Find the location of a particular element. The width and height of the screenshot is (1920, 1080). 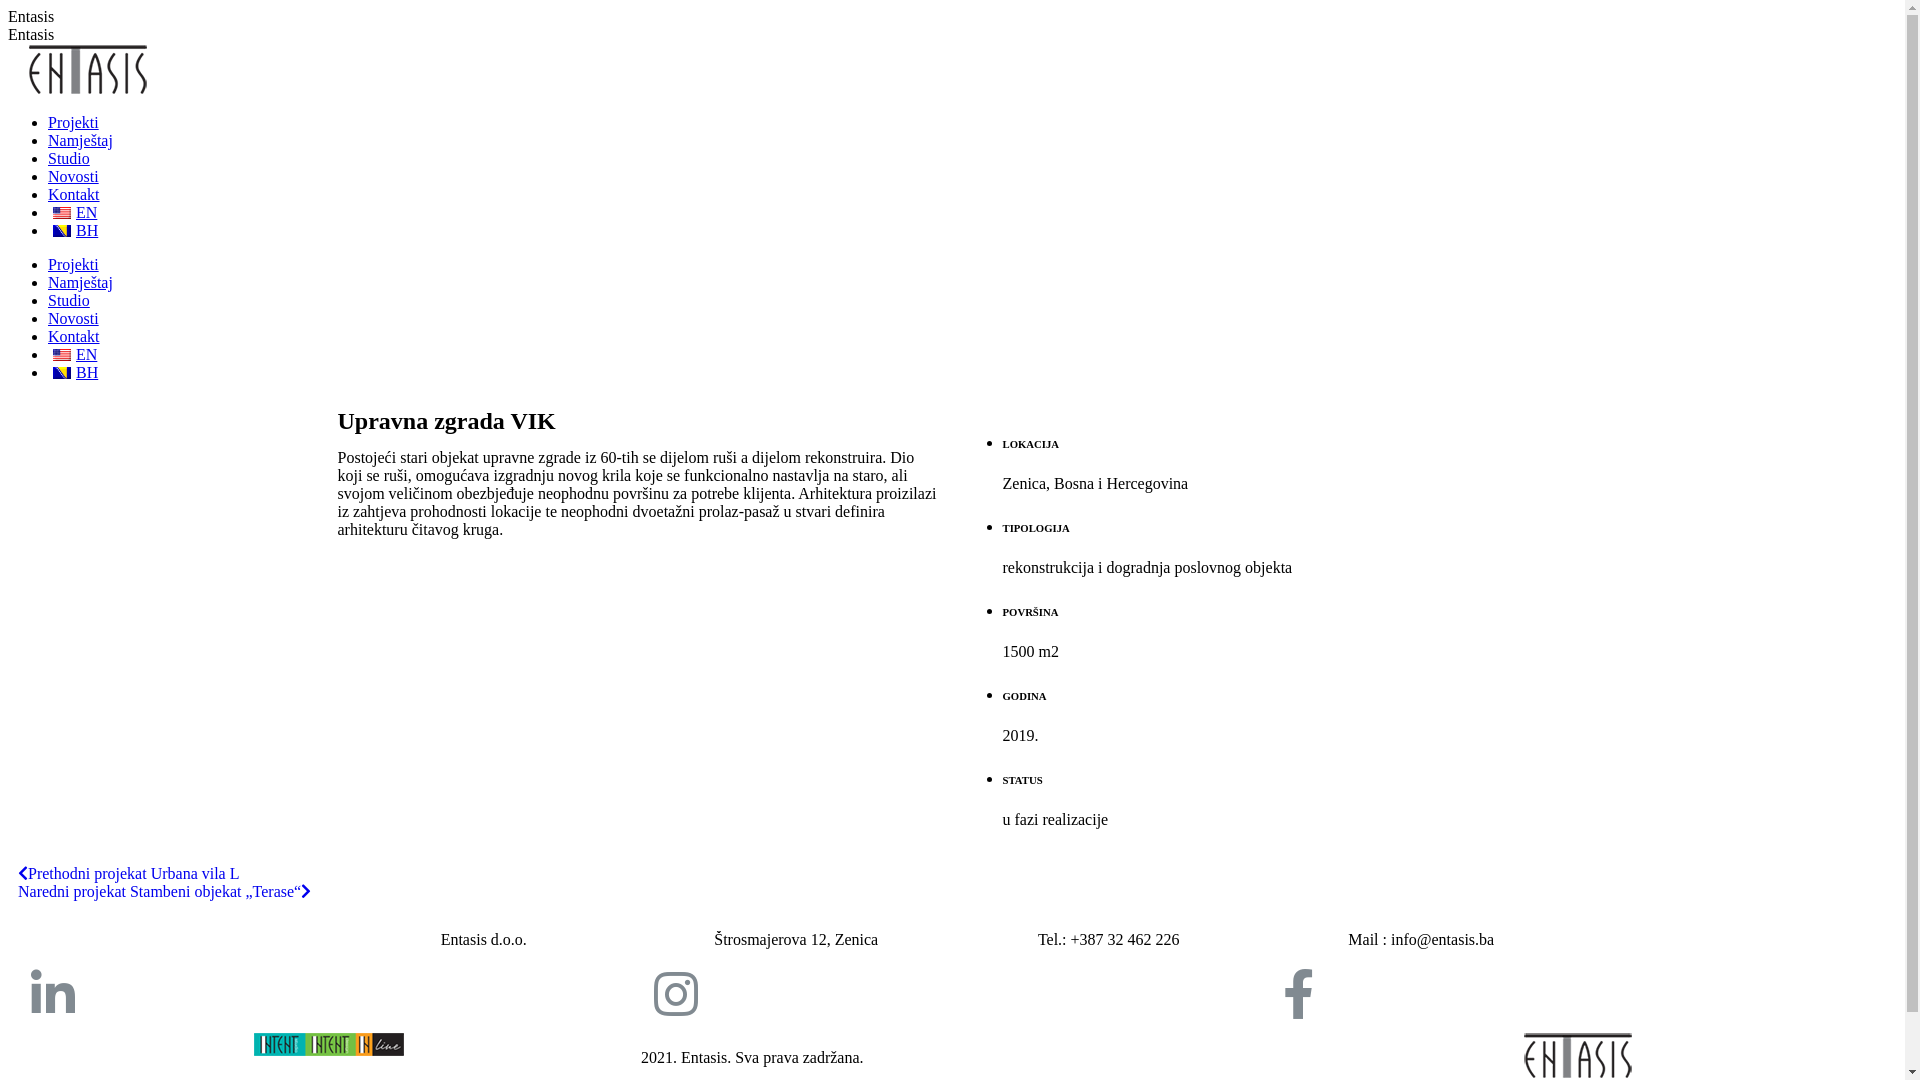

'Studio' is located at coordinates (48, 157).